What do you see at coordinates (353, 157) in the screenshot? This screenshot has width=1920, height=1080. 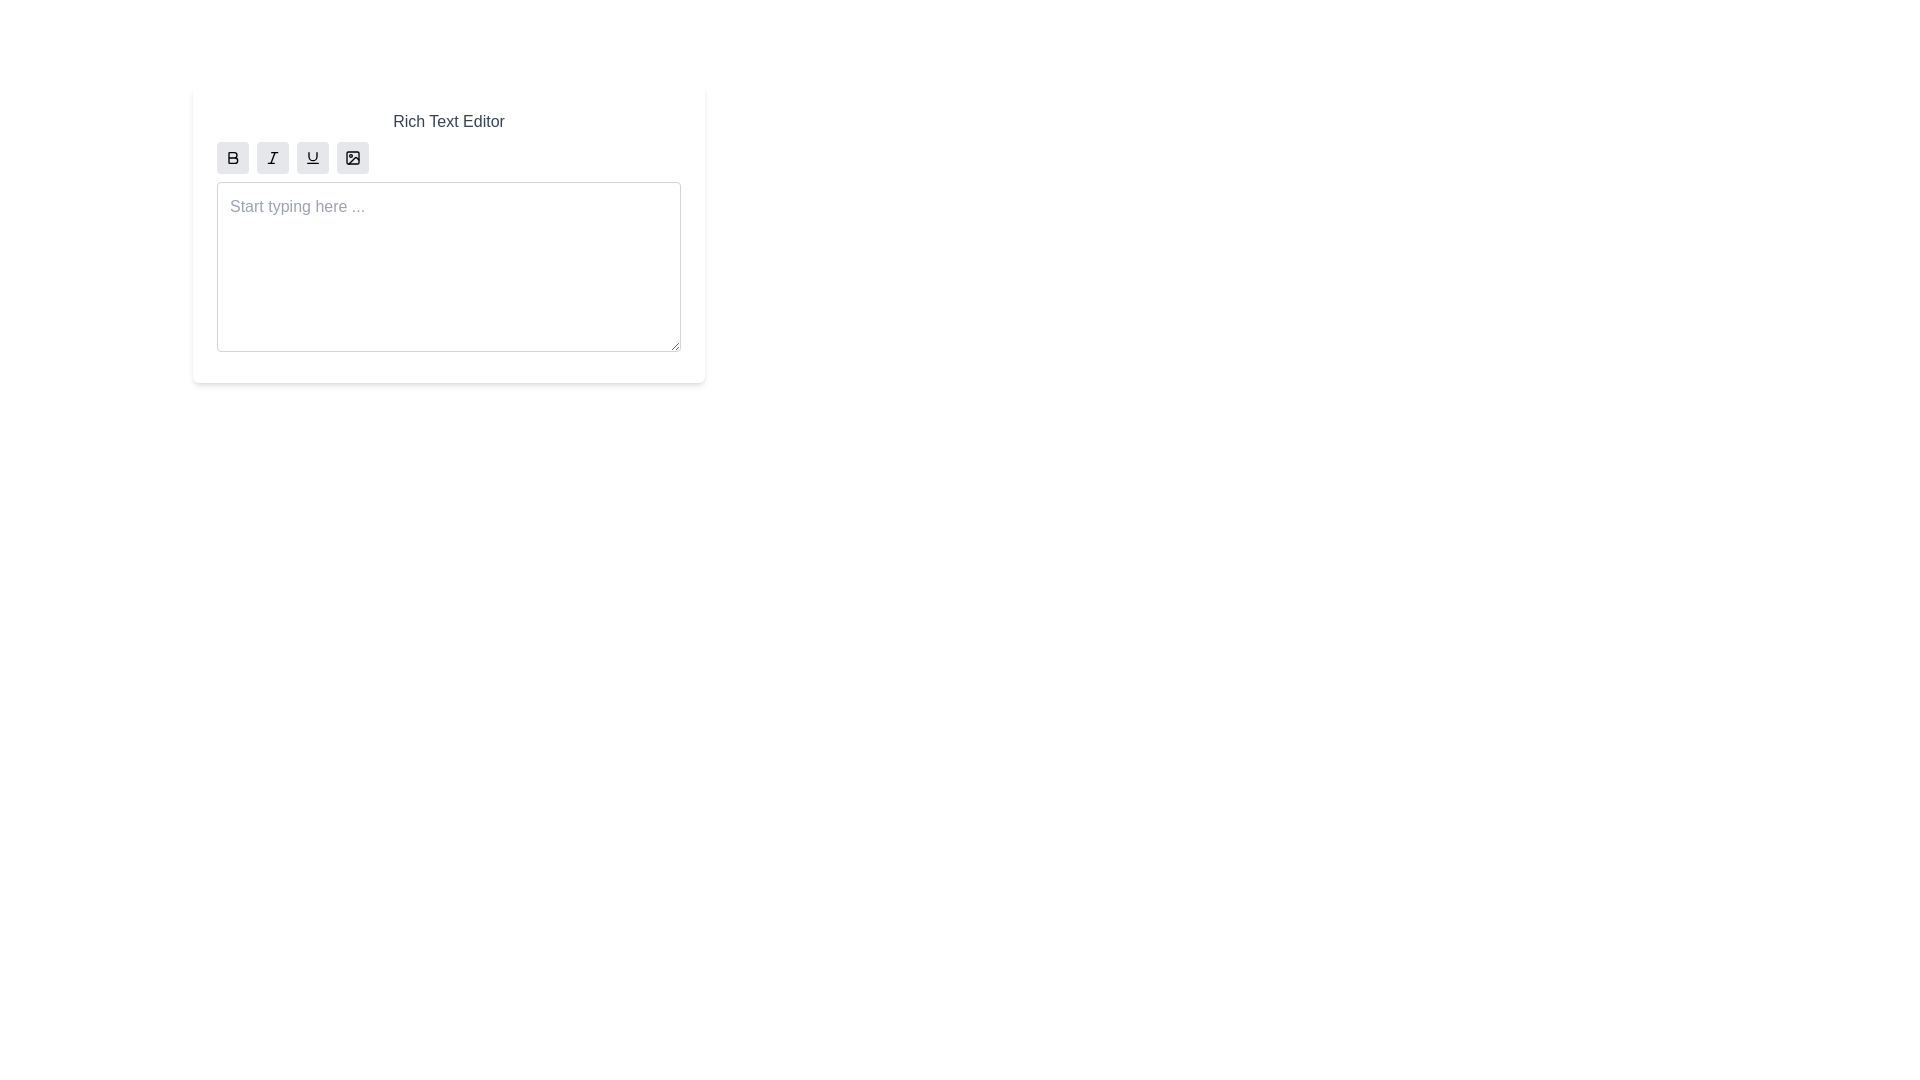 I see `the image insertion icon button in the toolbar of the rich text editor` at bounding box center [353, 157].